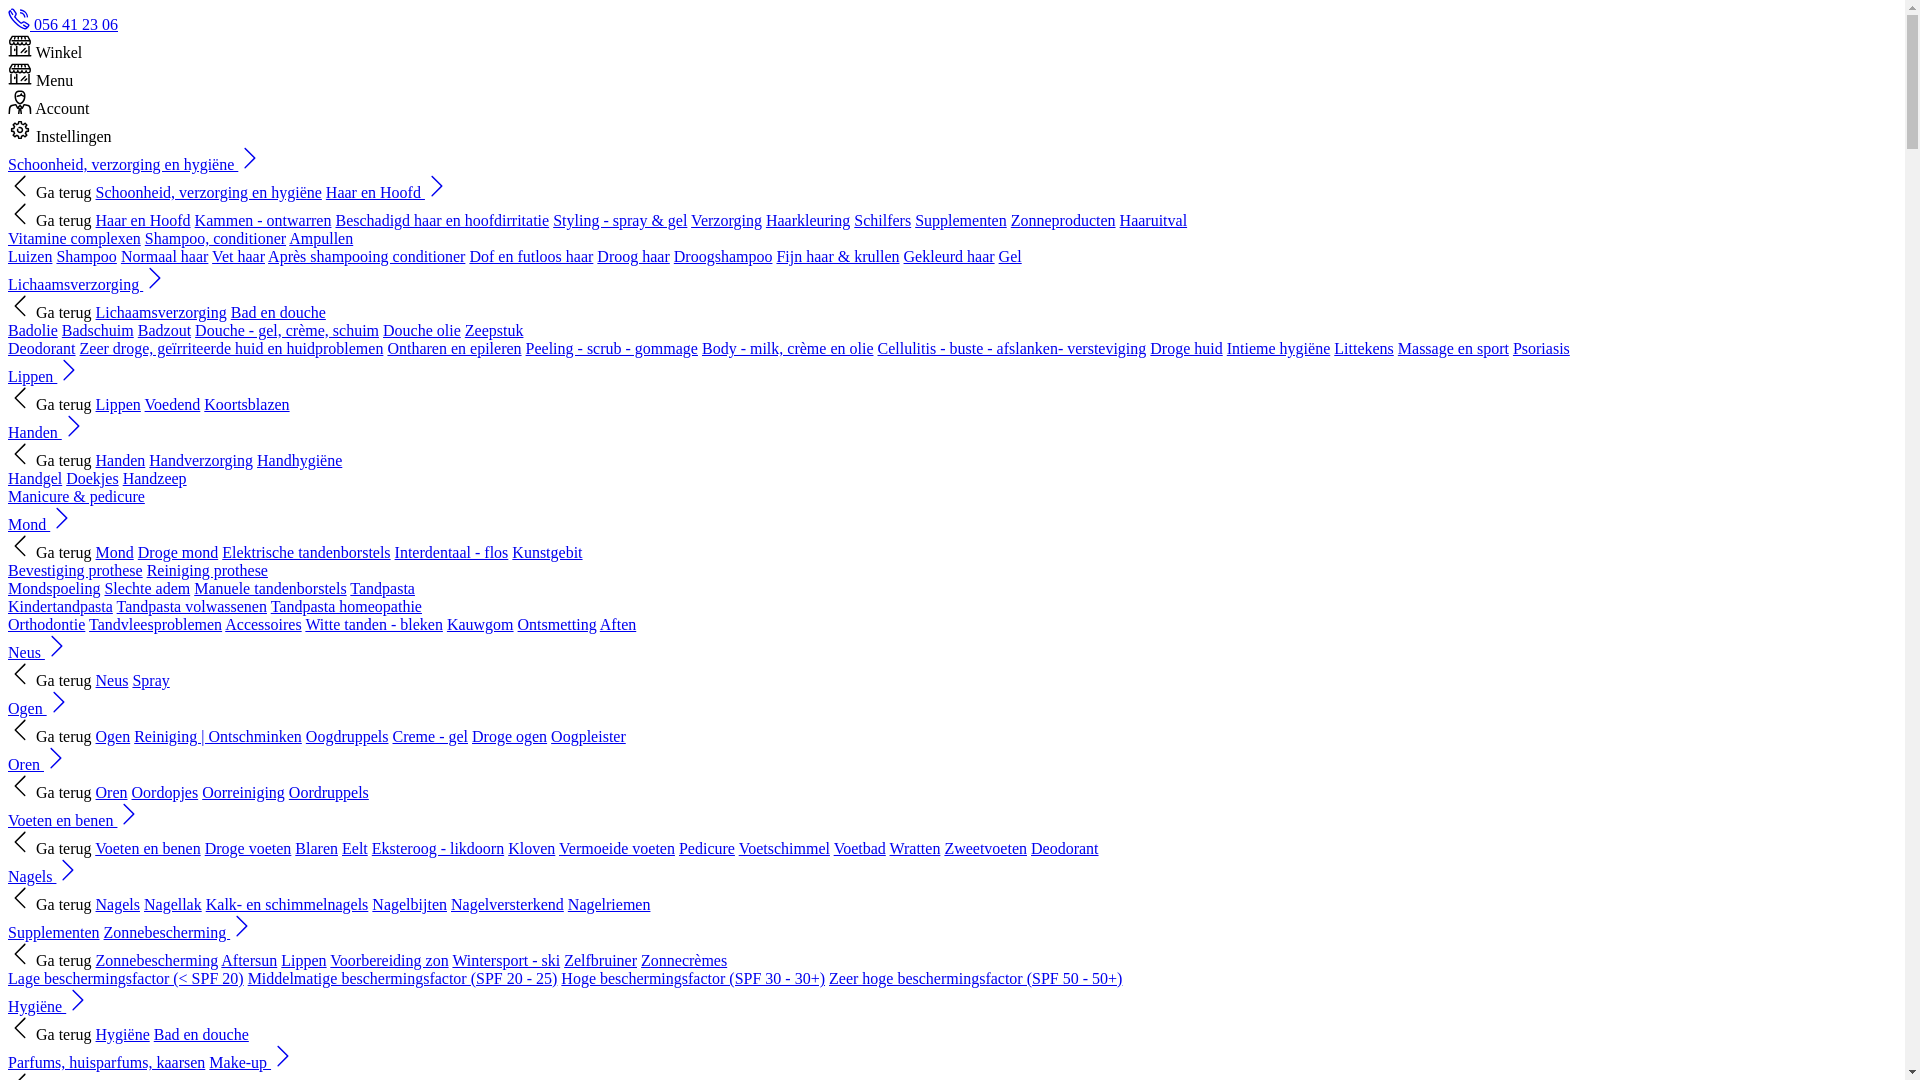 The image size is (1920, 1080). Describe the element at coordinates (34, 478) in the screenshot. I see `'Handgel'` at that location.